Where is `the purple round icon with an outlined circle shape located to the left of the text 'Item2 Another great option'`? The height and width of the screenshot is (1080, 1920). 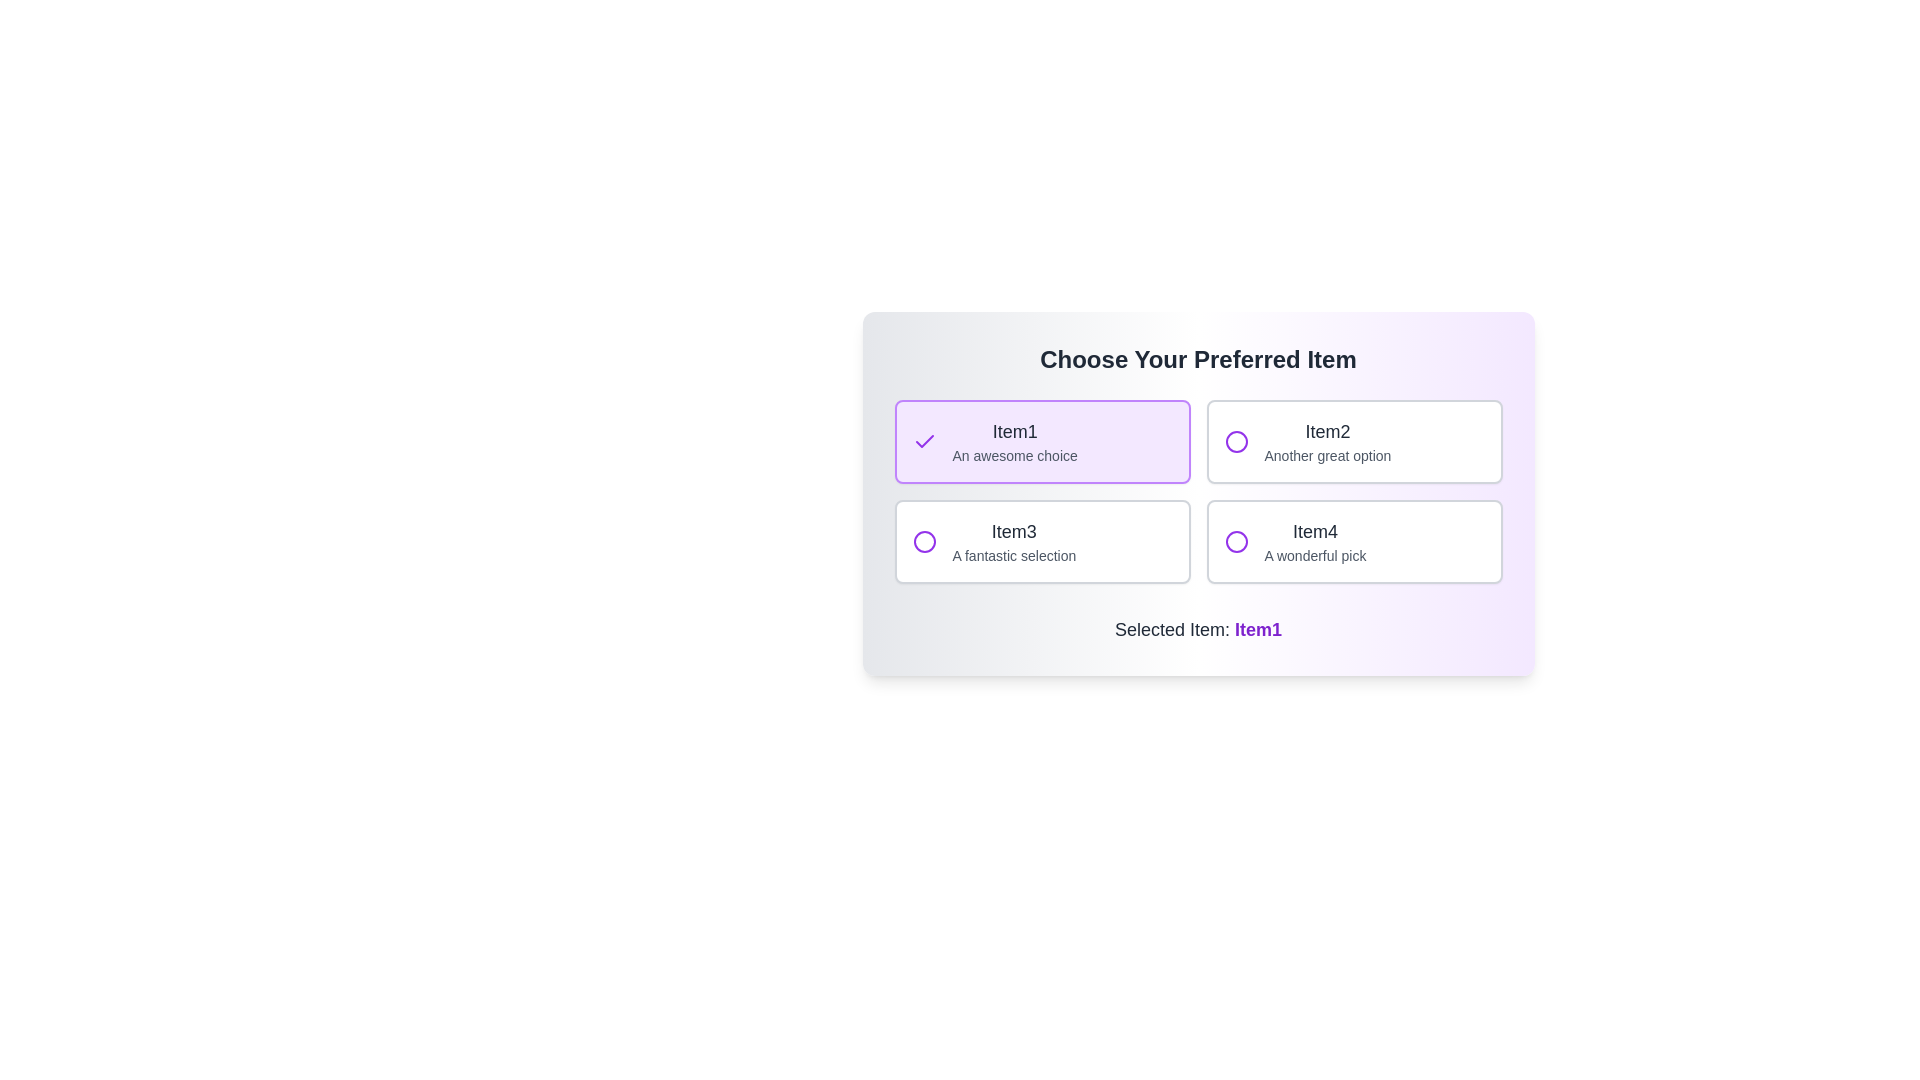 the purple round icon with an outlined circle shape located to the left of the text 'Item2 Another great option' is located at coordinates (1235, 441).